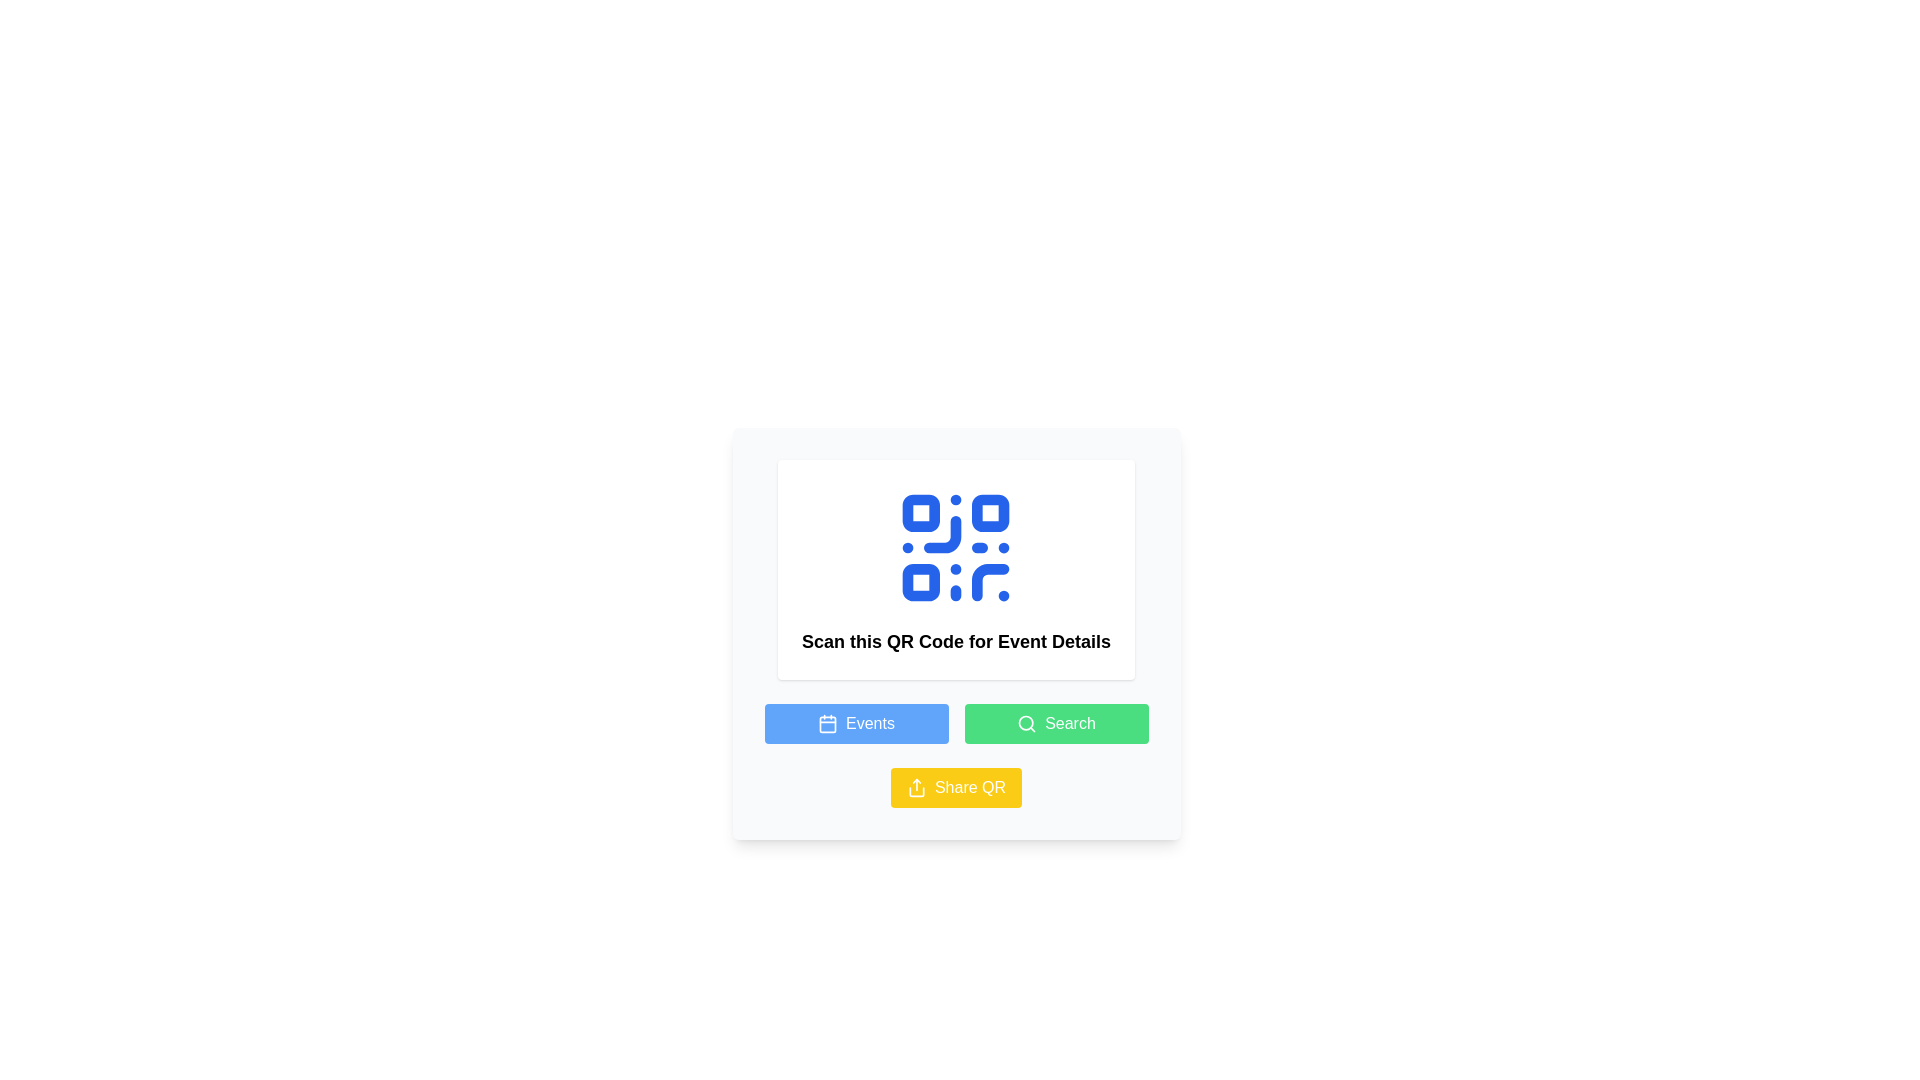 The image size is (1920, 1080). Describe the element at coordinates (1027, 724) in the screenshot. I see `the magnifying glass icon within the green 'Search' button` at that location.